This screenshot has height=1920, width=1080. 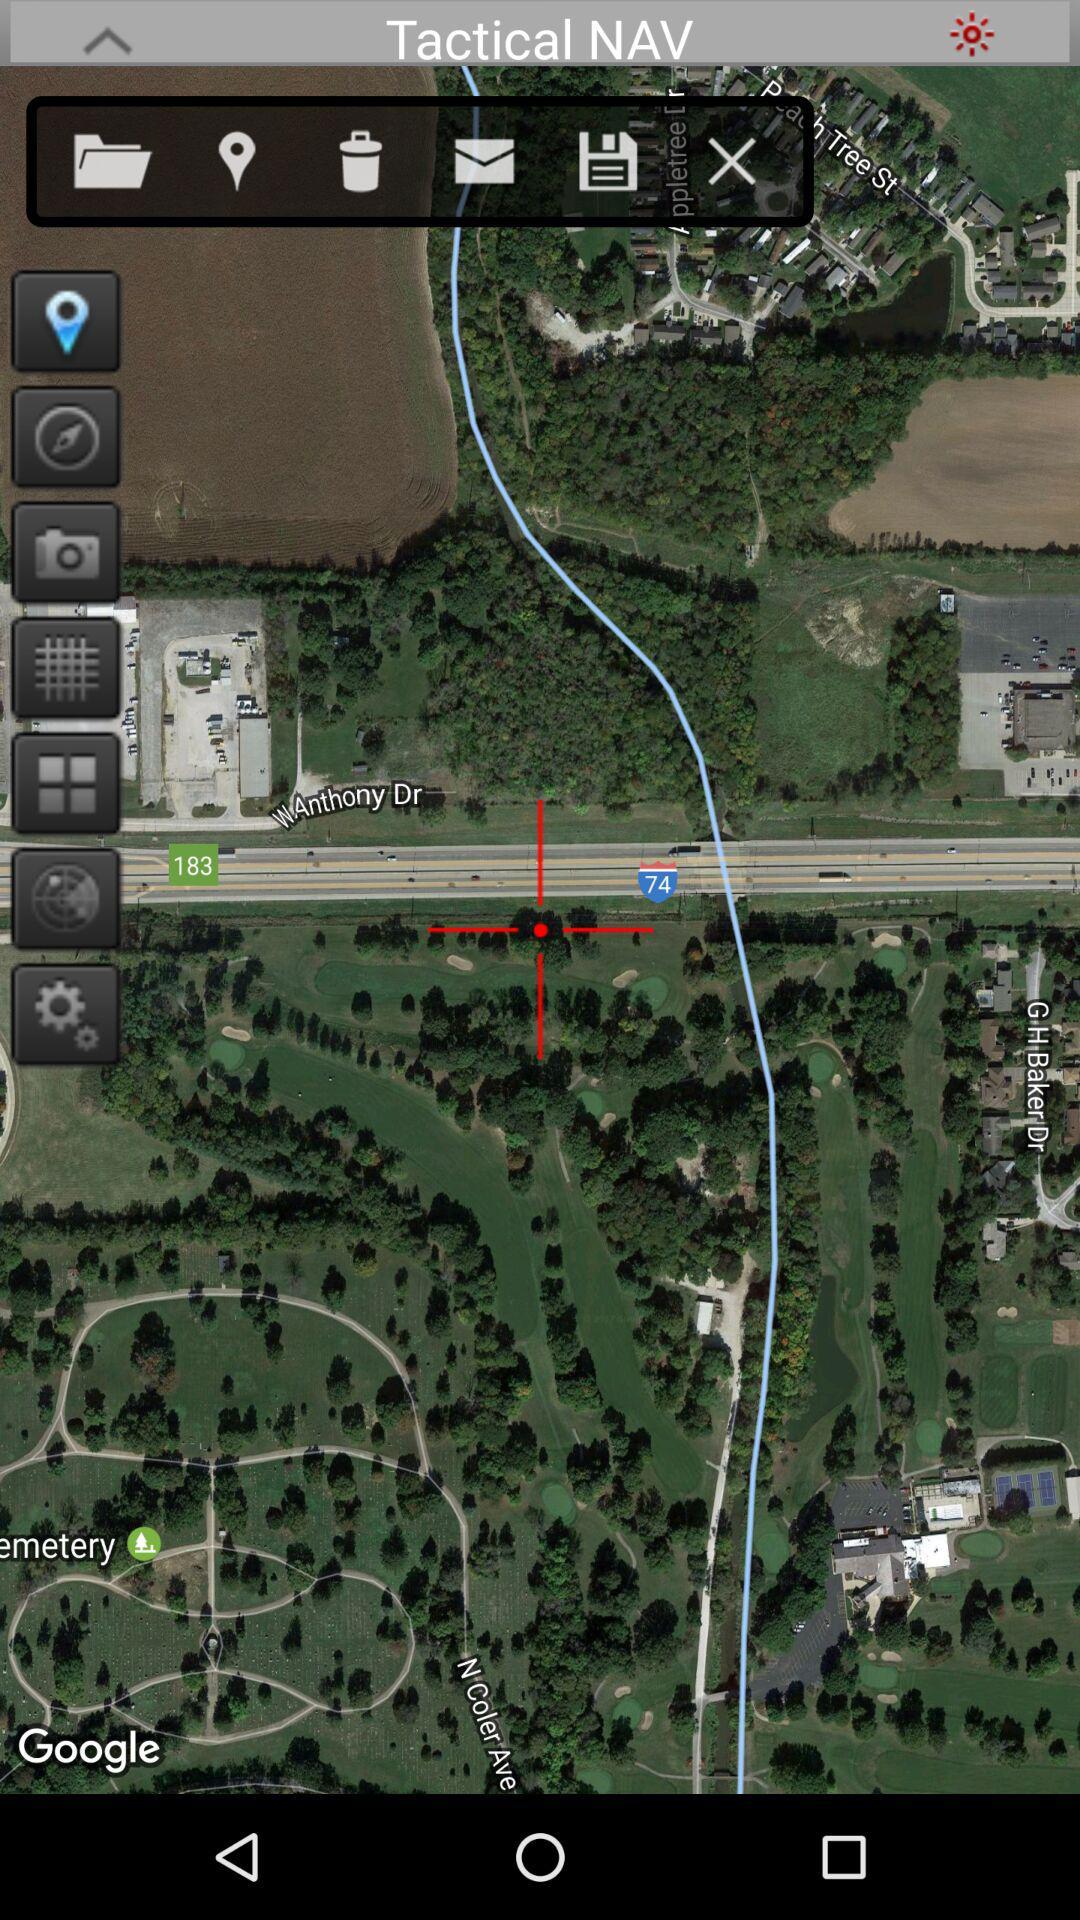 I want to click on app below tactical nav icon, so click(x=751, y=156).